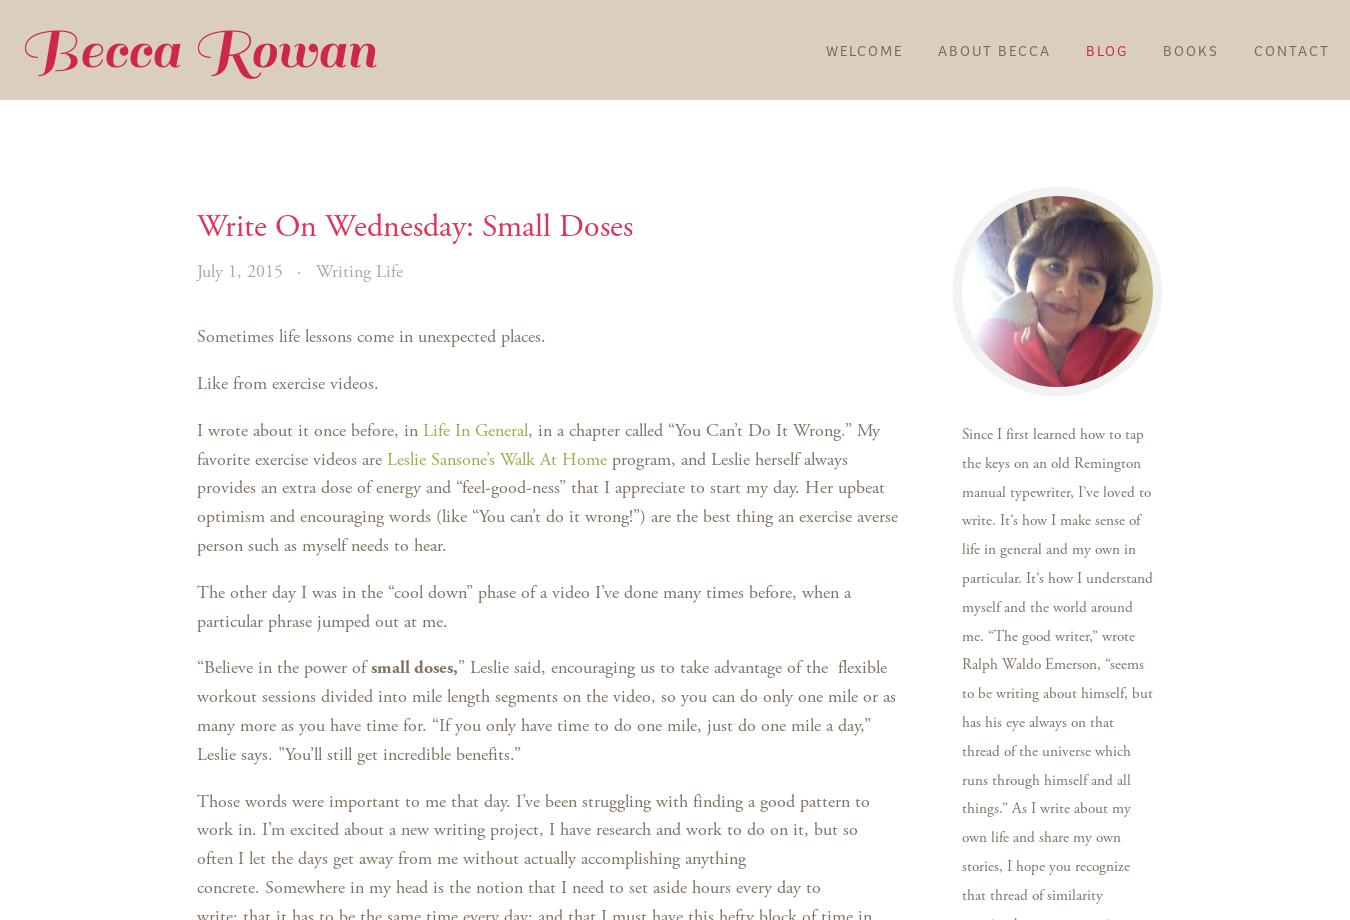 The width and height of the screenshot is (1350, 920). I want to click on 'July 1, 2015', so click(196, 271).